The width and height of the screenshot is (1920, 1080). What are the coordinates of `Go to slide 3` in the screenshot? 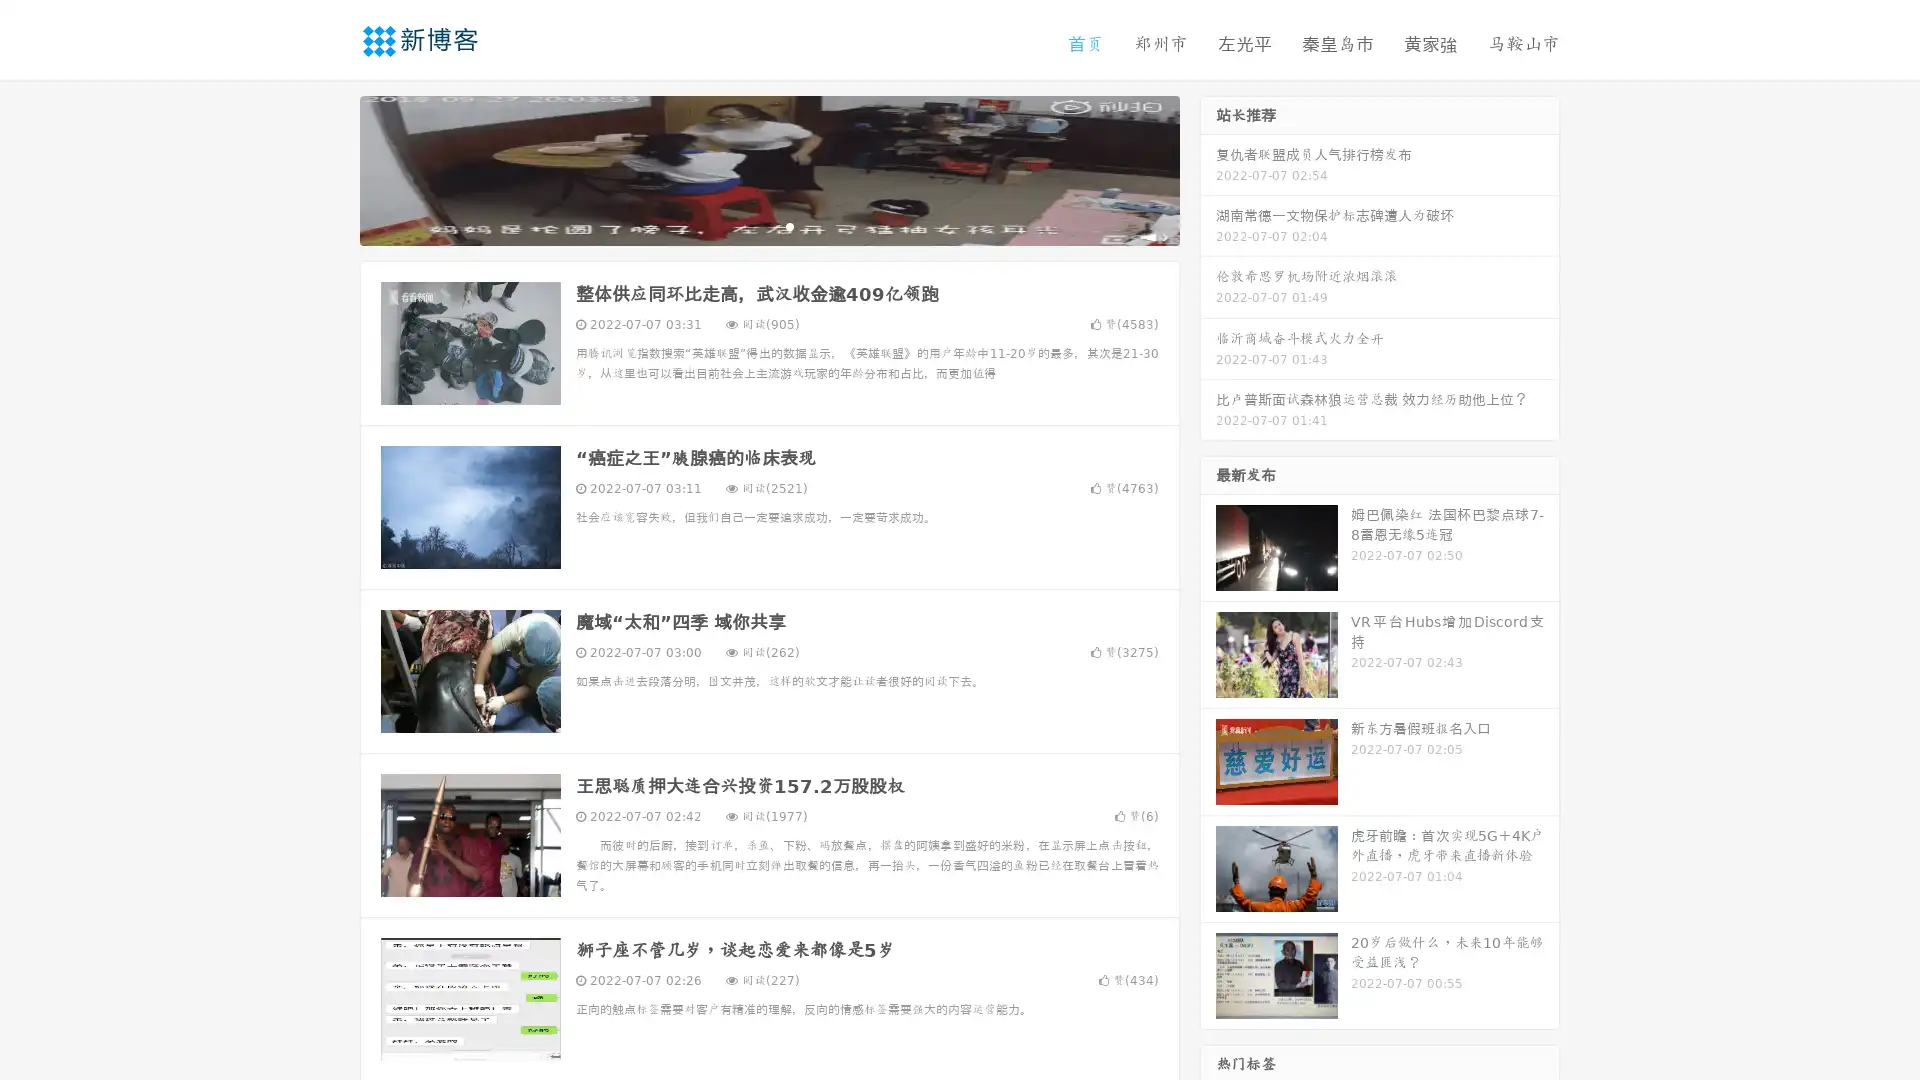 It's located at (789, 225).